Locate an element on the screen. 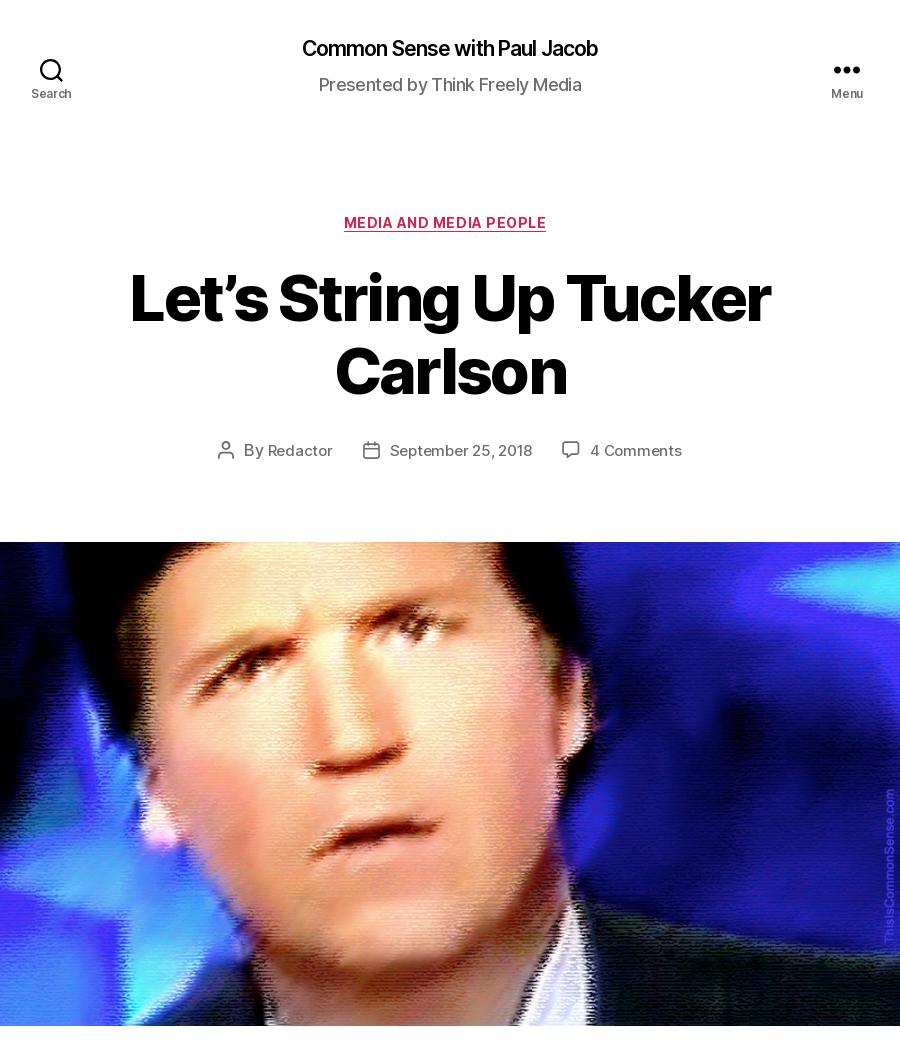 The image size is (900, 1054). 'PDF for printing' is located at coordinates (468, 22).